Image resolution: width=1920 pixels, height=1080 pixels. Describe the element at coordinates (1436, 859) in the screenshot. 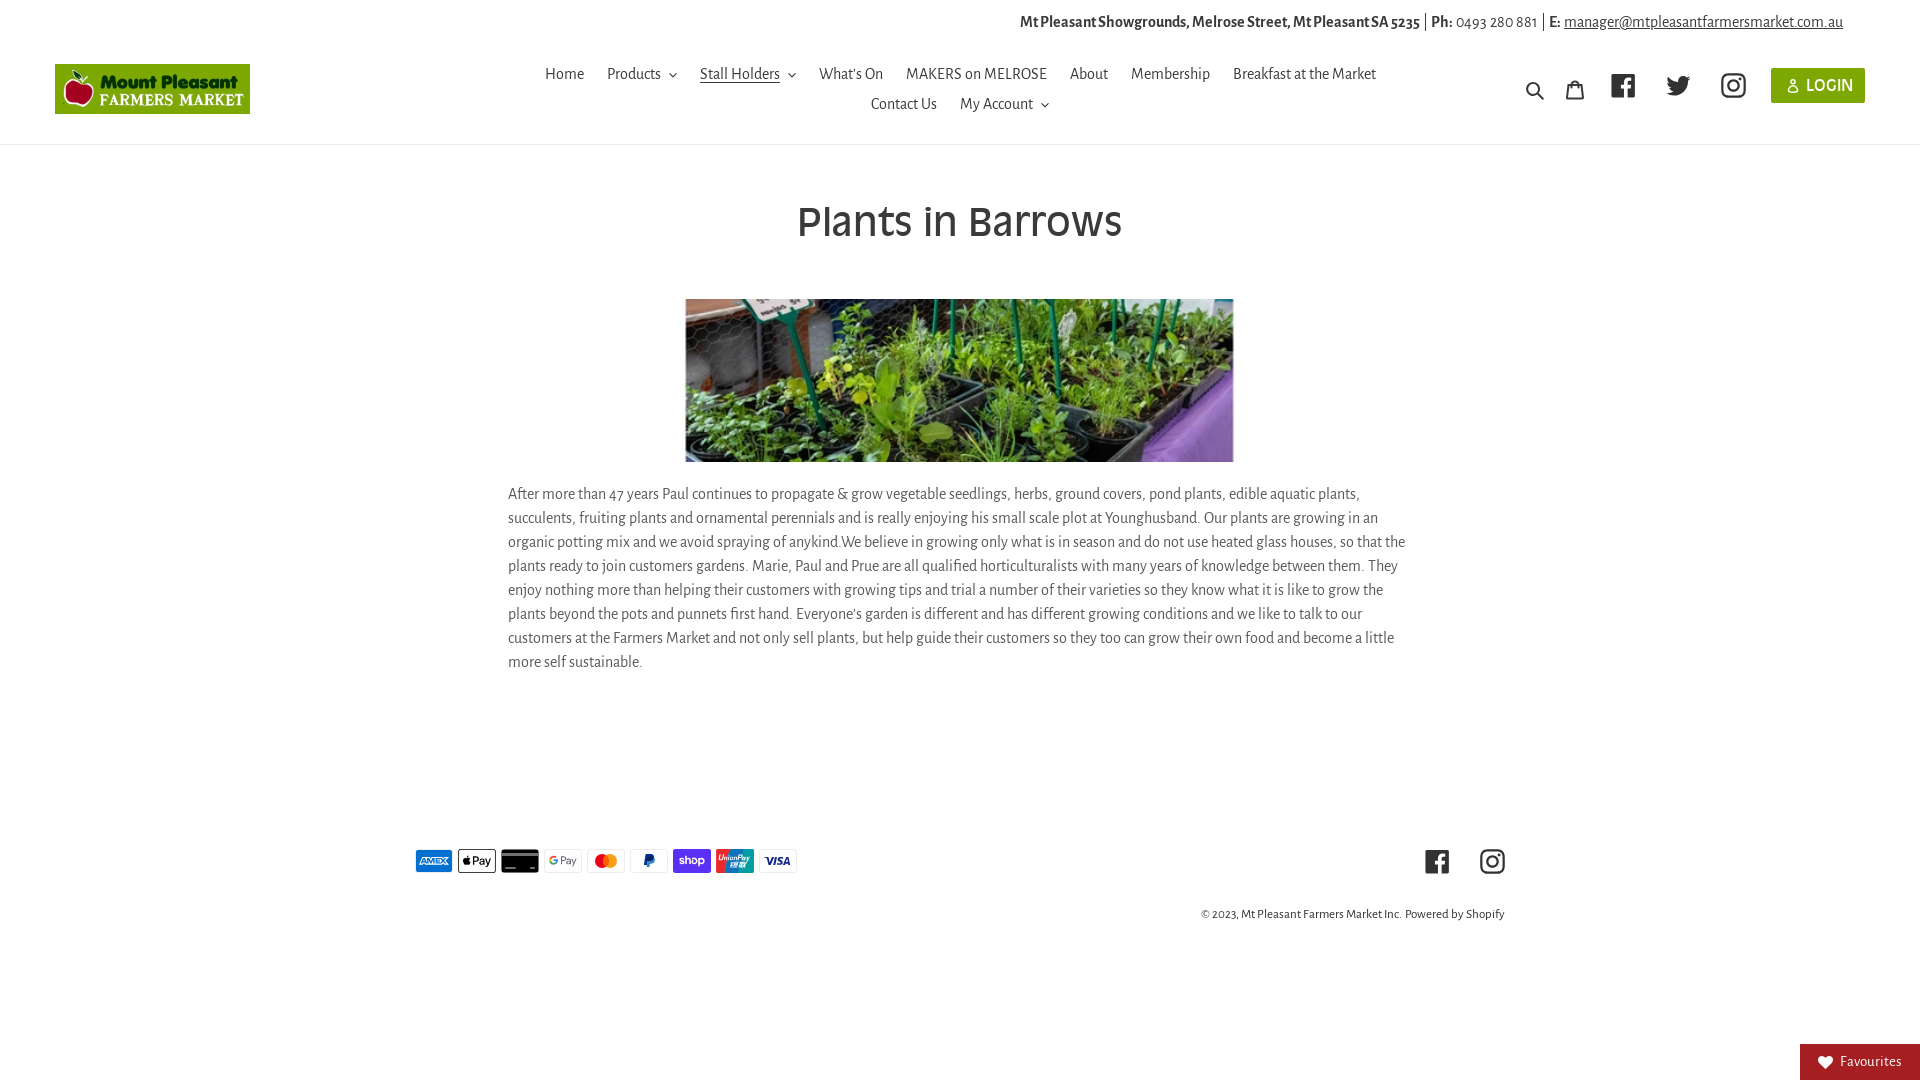

I see `'Facebook'` at that location.